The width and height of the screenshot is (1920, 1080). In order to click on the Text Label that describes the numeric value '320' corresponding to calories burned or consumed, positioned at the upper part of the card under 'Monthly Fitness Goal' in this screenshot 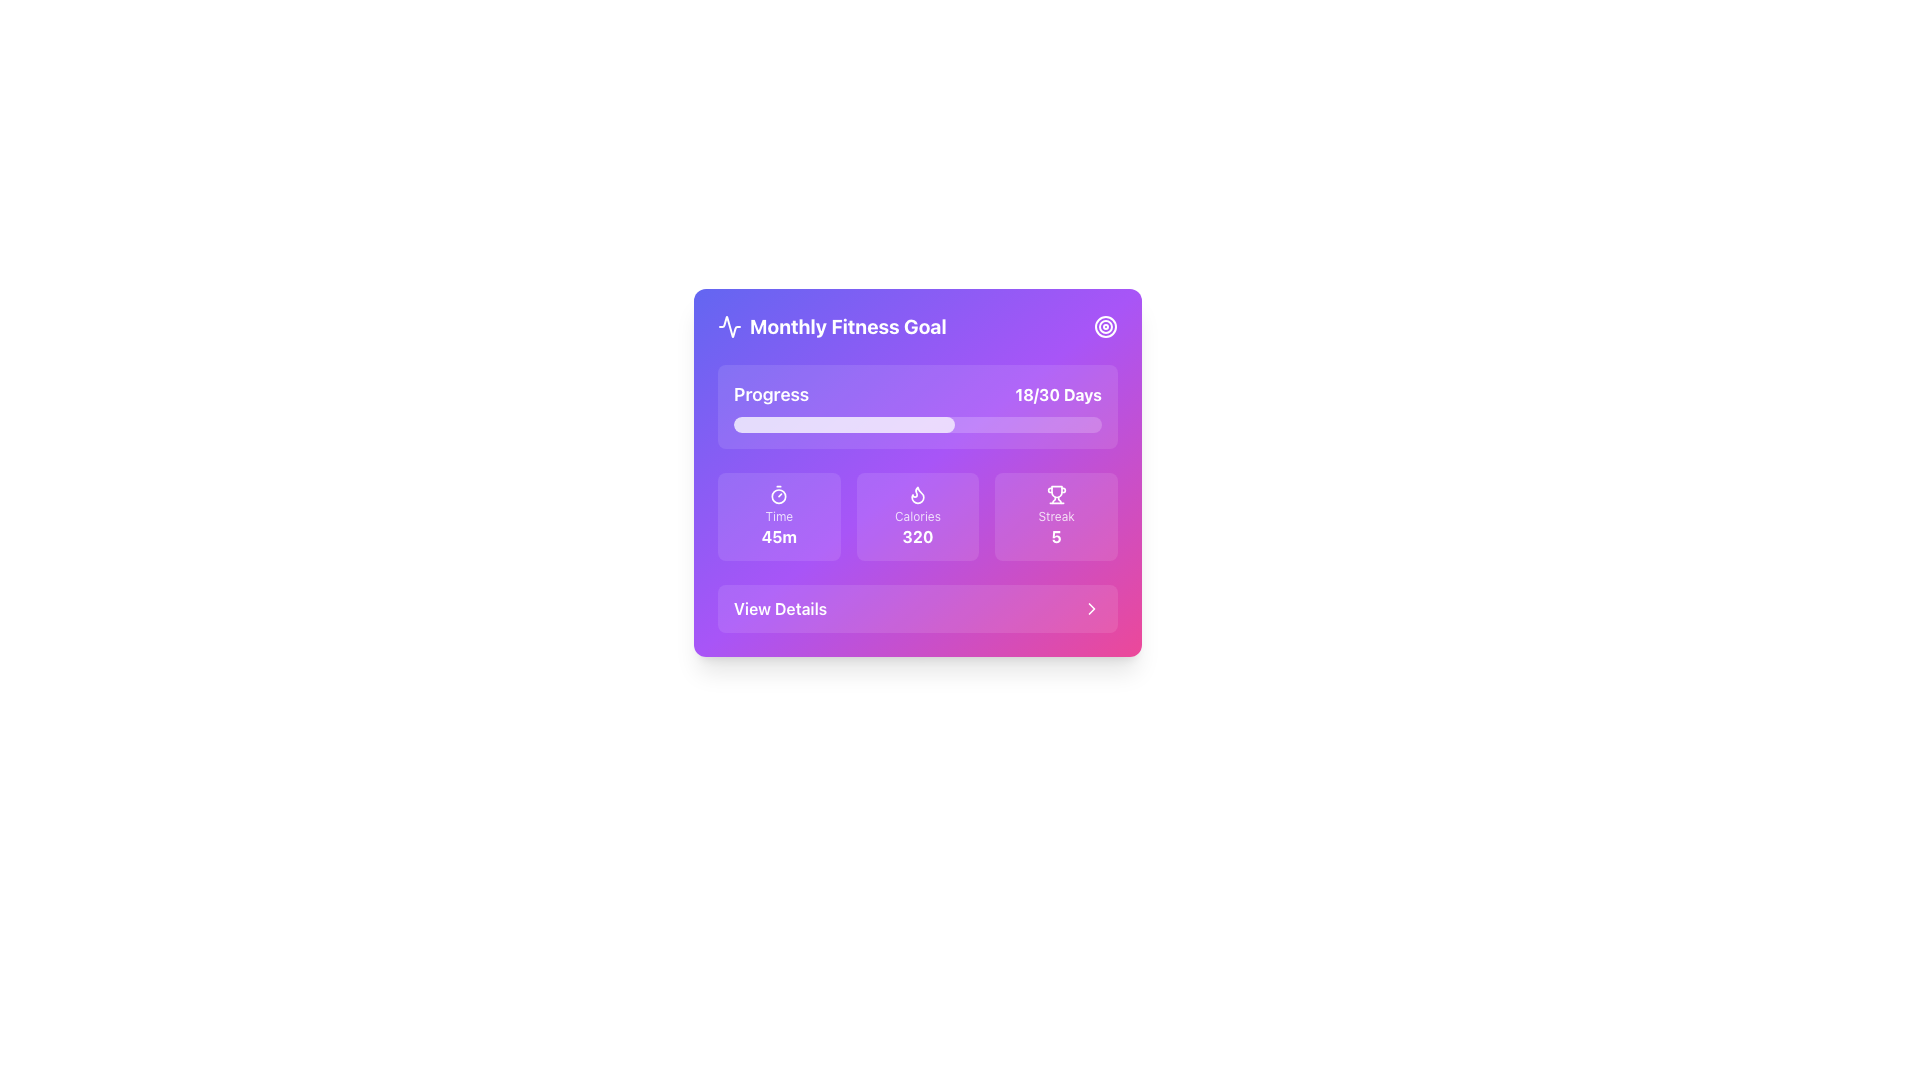, I will do `click(916, 515)`.